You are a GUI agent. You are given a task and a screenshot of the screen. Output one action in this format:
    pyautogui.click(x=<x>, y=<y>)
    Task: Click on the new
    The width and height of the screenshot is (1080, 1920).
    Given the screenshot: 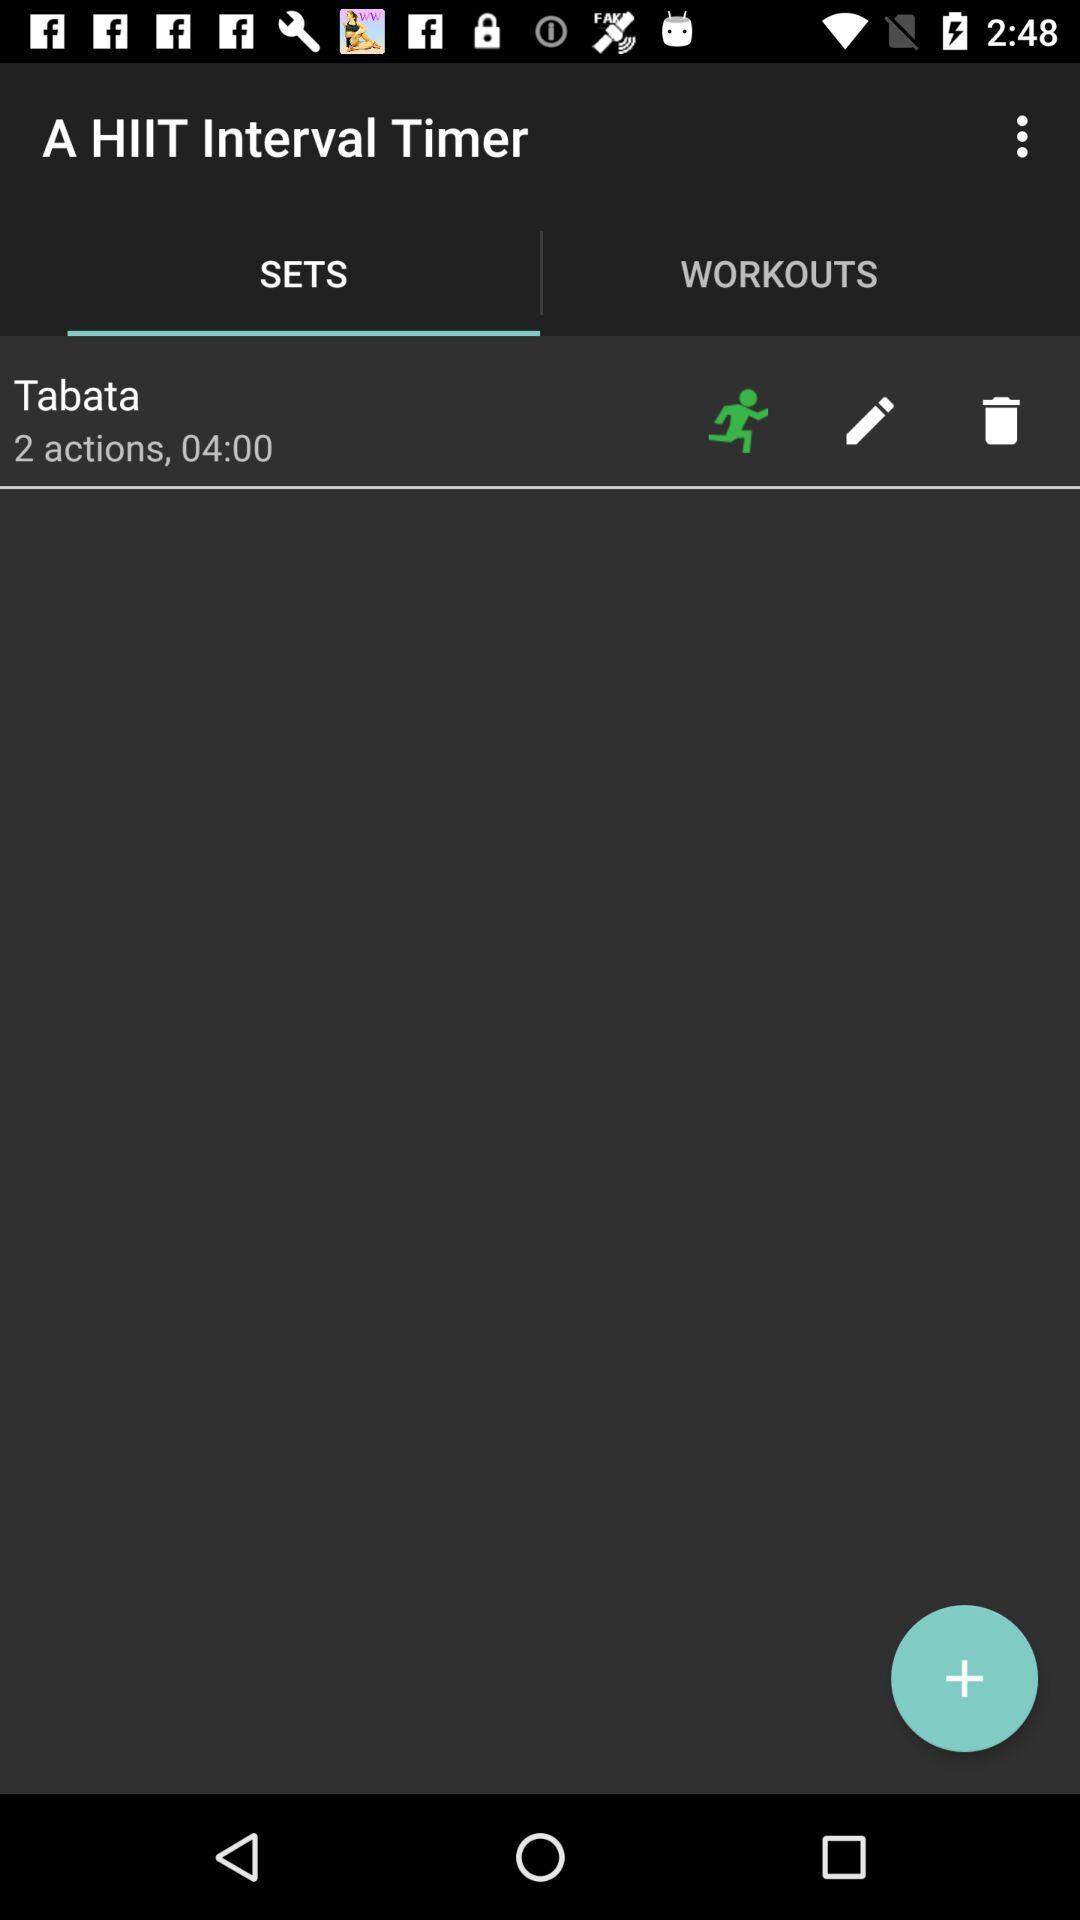 What is the action you would take?
    pyautogui.click(x=963, y=1678)
    